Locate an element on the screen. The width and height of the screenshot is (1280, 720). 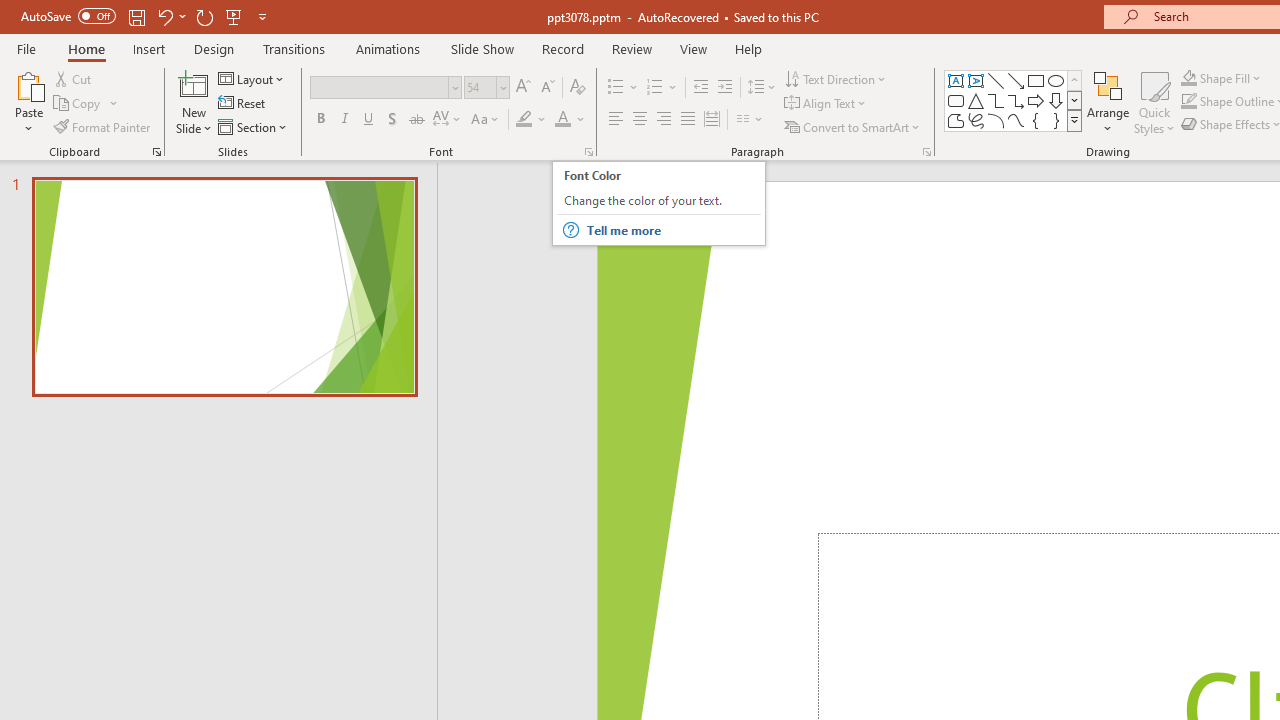
'Reset' is located at coordinates (242, 103).